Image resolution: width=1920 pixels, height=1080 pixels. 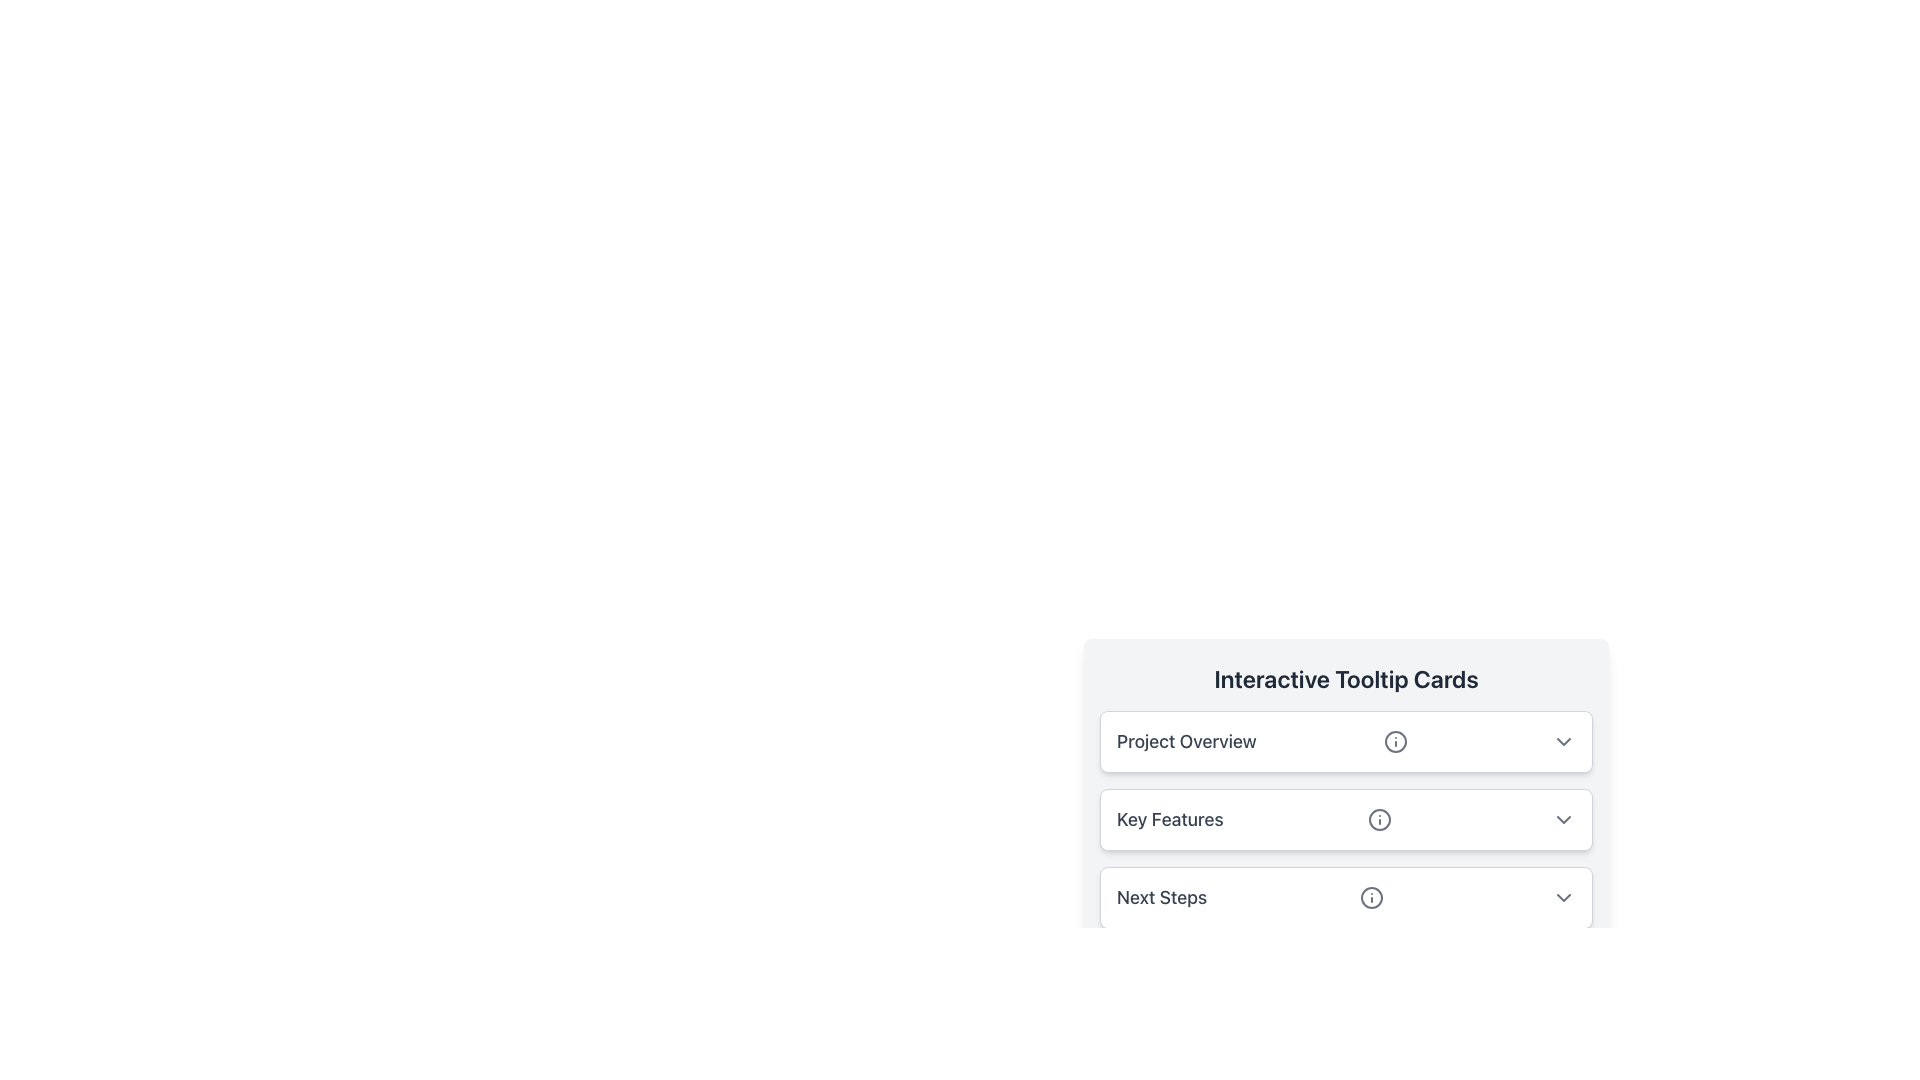 What do you see at coordinates (1378, 820) in the screenshot?
I see `the circular icon in the 'Key Features' section` at bounding box center [1378, 820].